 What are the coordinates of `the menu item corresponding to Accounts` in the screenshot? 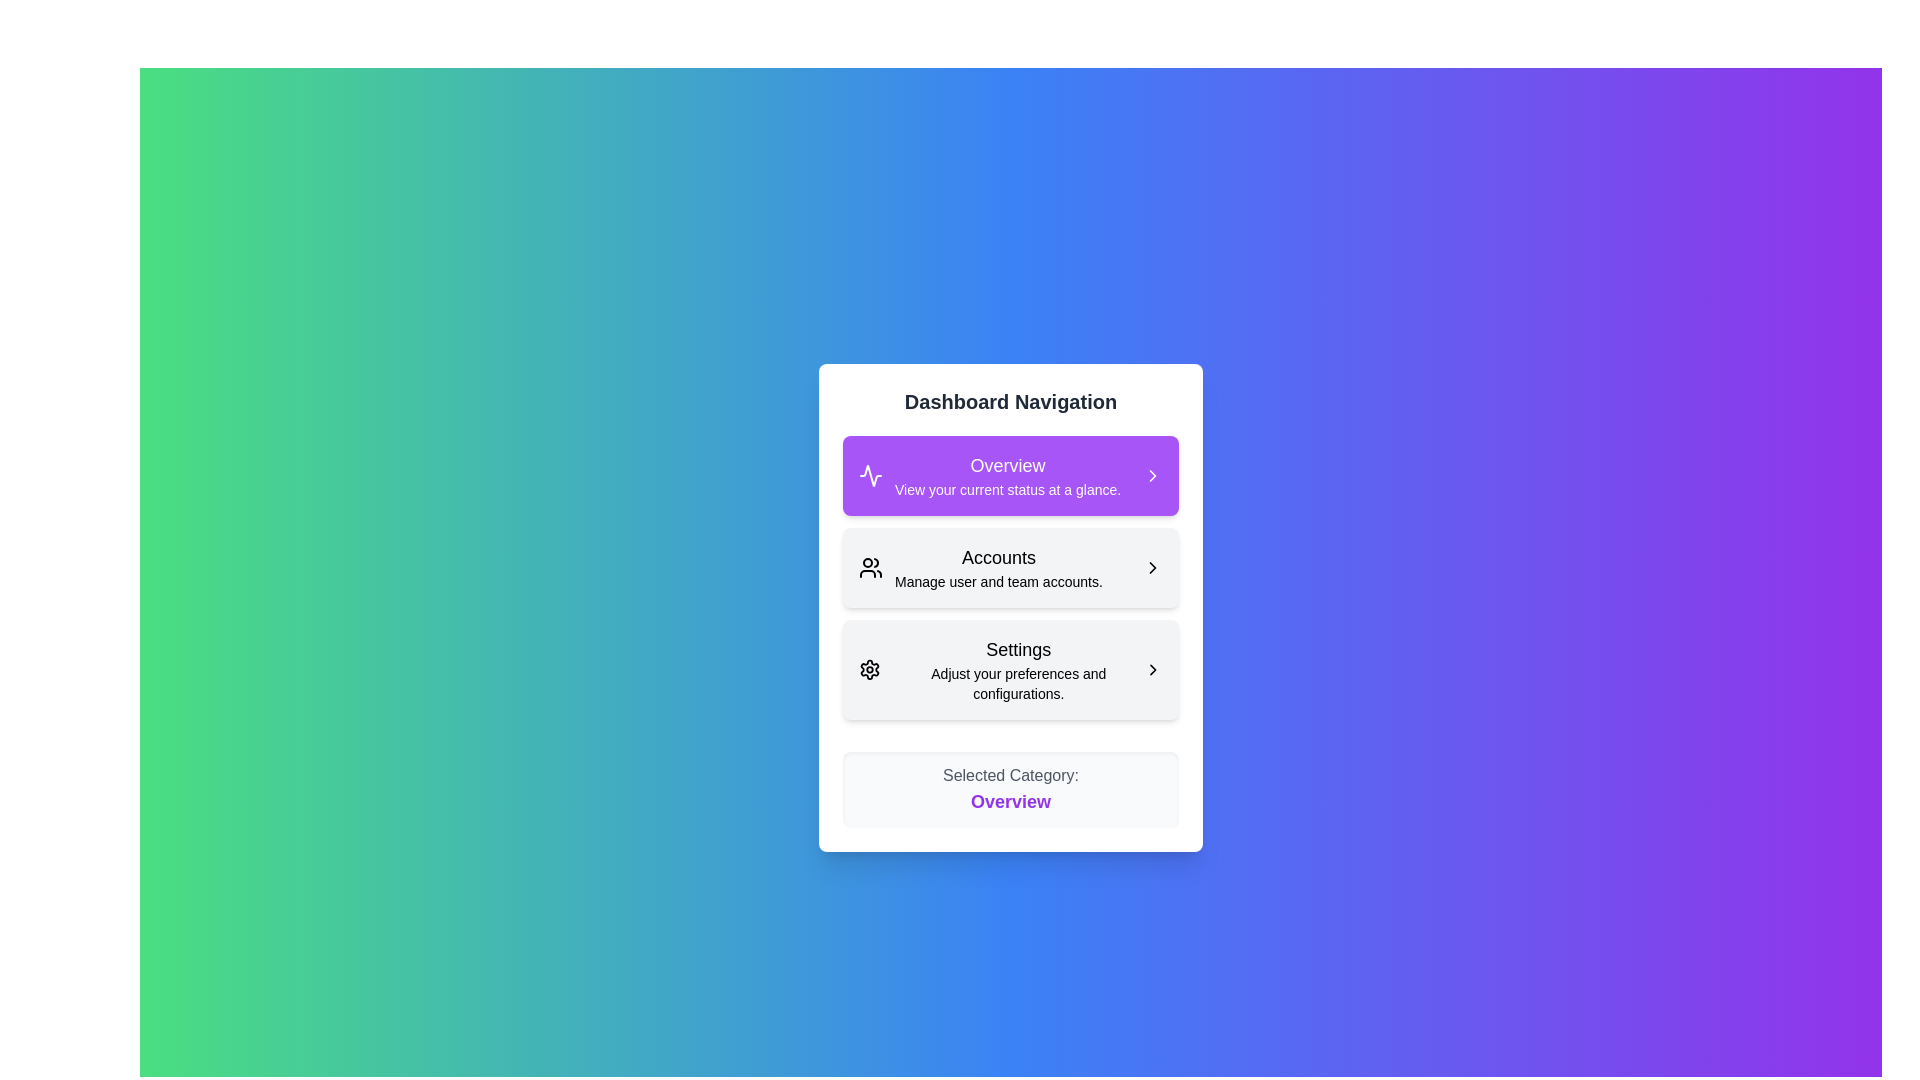 It's located at (1011, 567).